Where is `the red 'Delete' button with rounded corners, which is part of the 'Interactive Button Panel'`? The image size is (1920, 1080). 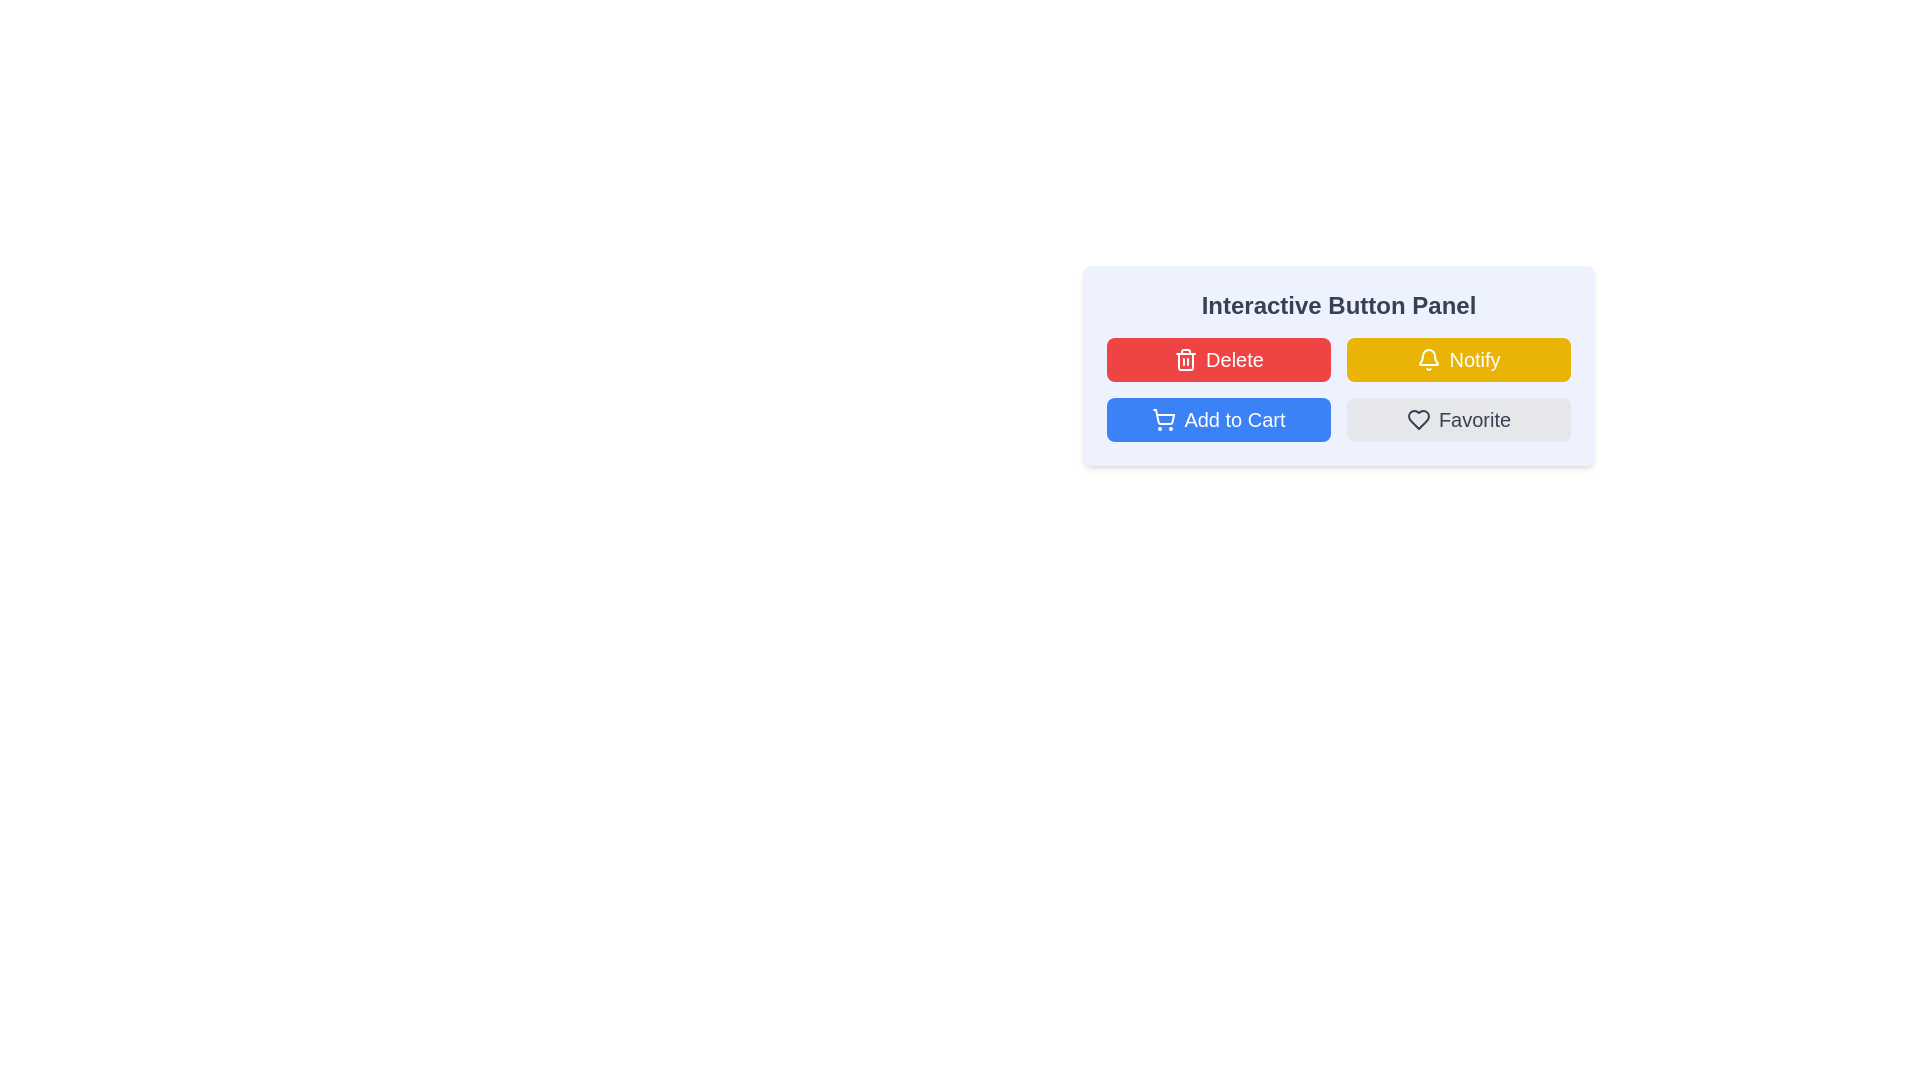 the red 'Delete' button with rounded corners, which is part of the 'Interactive Button Panel' is located at coordinates (1218, 358).